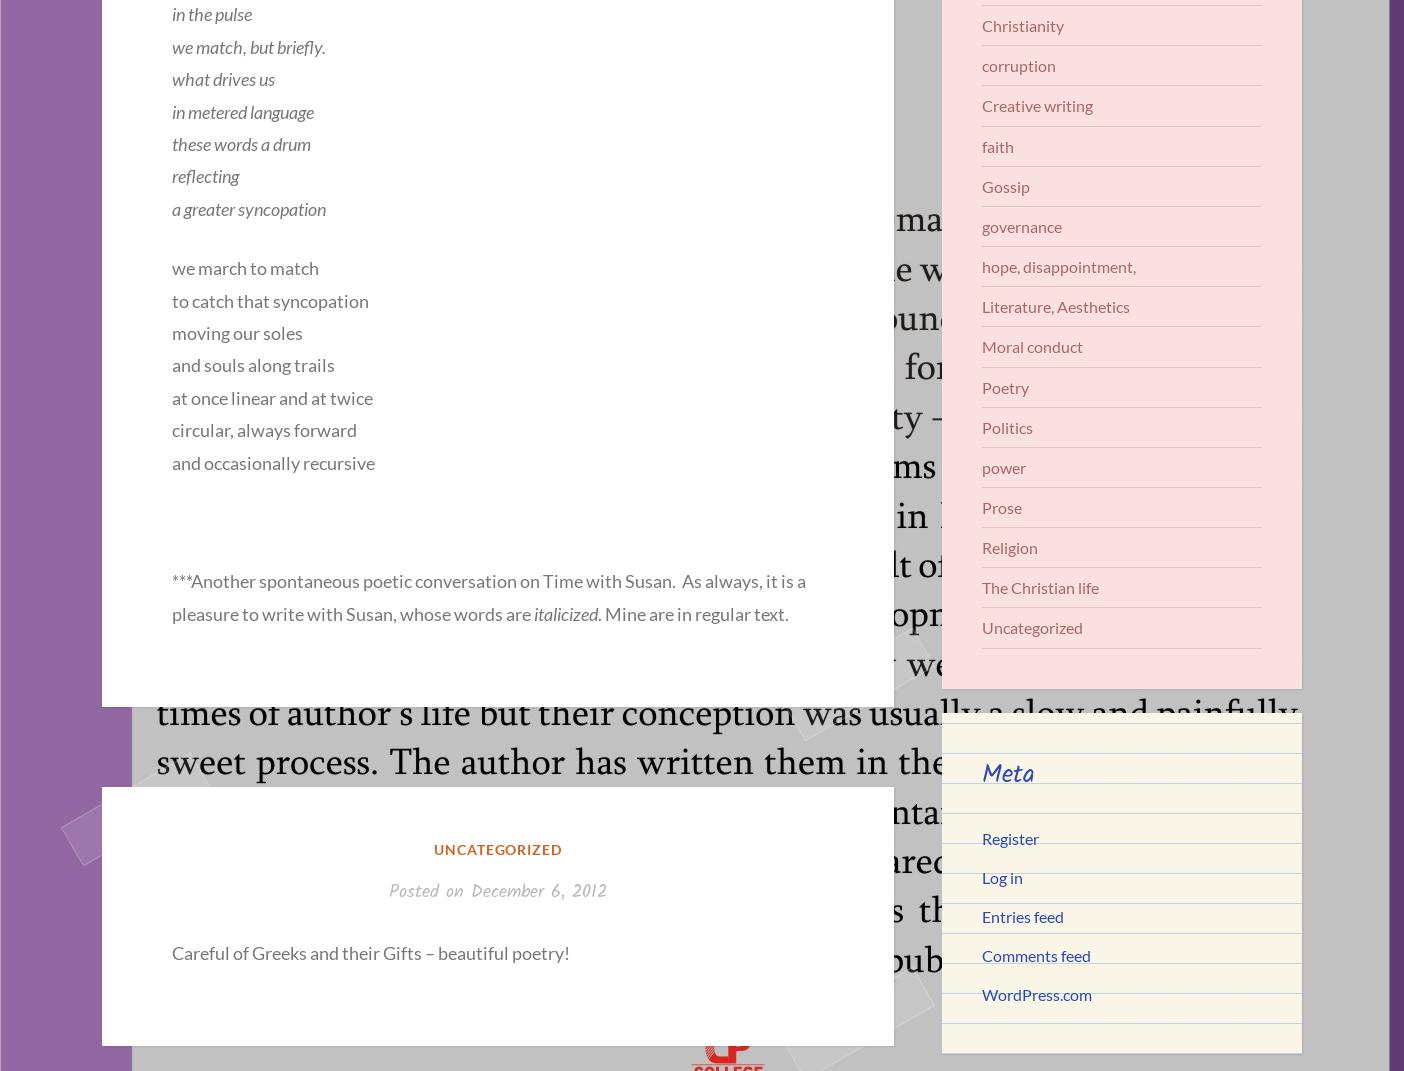 The width and height of the screenshot is (1404, 1071). Describe the element at coordinates (1022, 915) in the screenshot. I see `'Entries feed'` at that location.